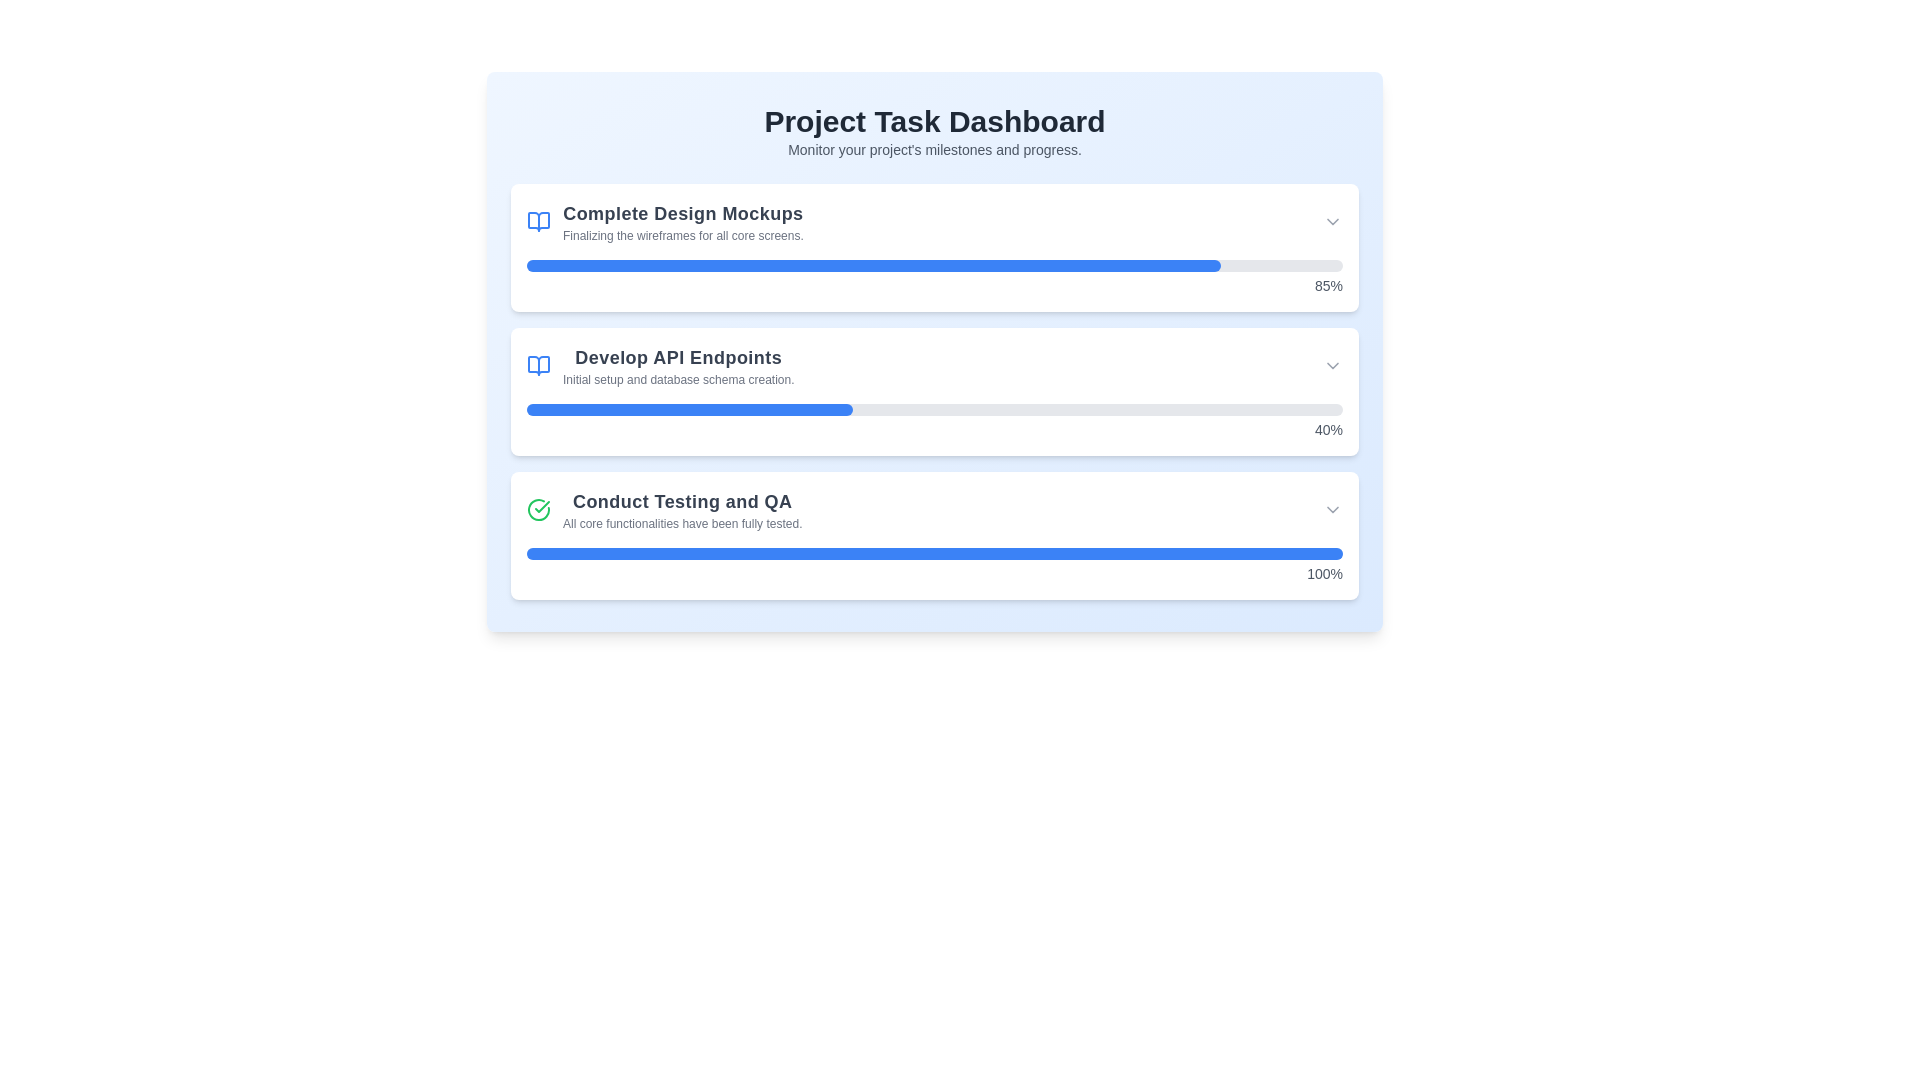  I want to click on displayed text of the Heading and subtitle element, which shows 'Project Task Dashboard' and 'Monitor your project's milestones and progress.', so click(934, 131).